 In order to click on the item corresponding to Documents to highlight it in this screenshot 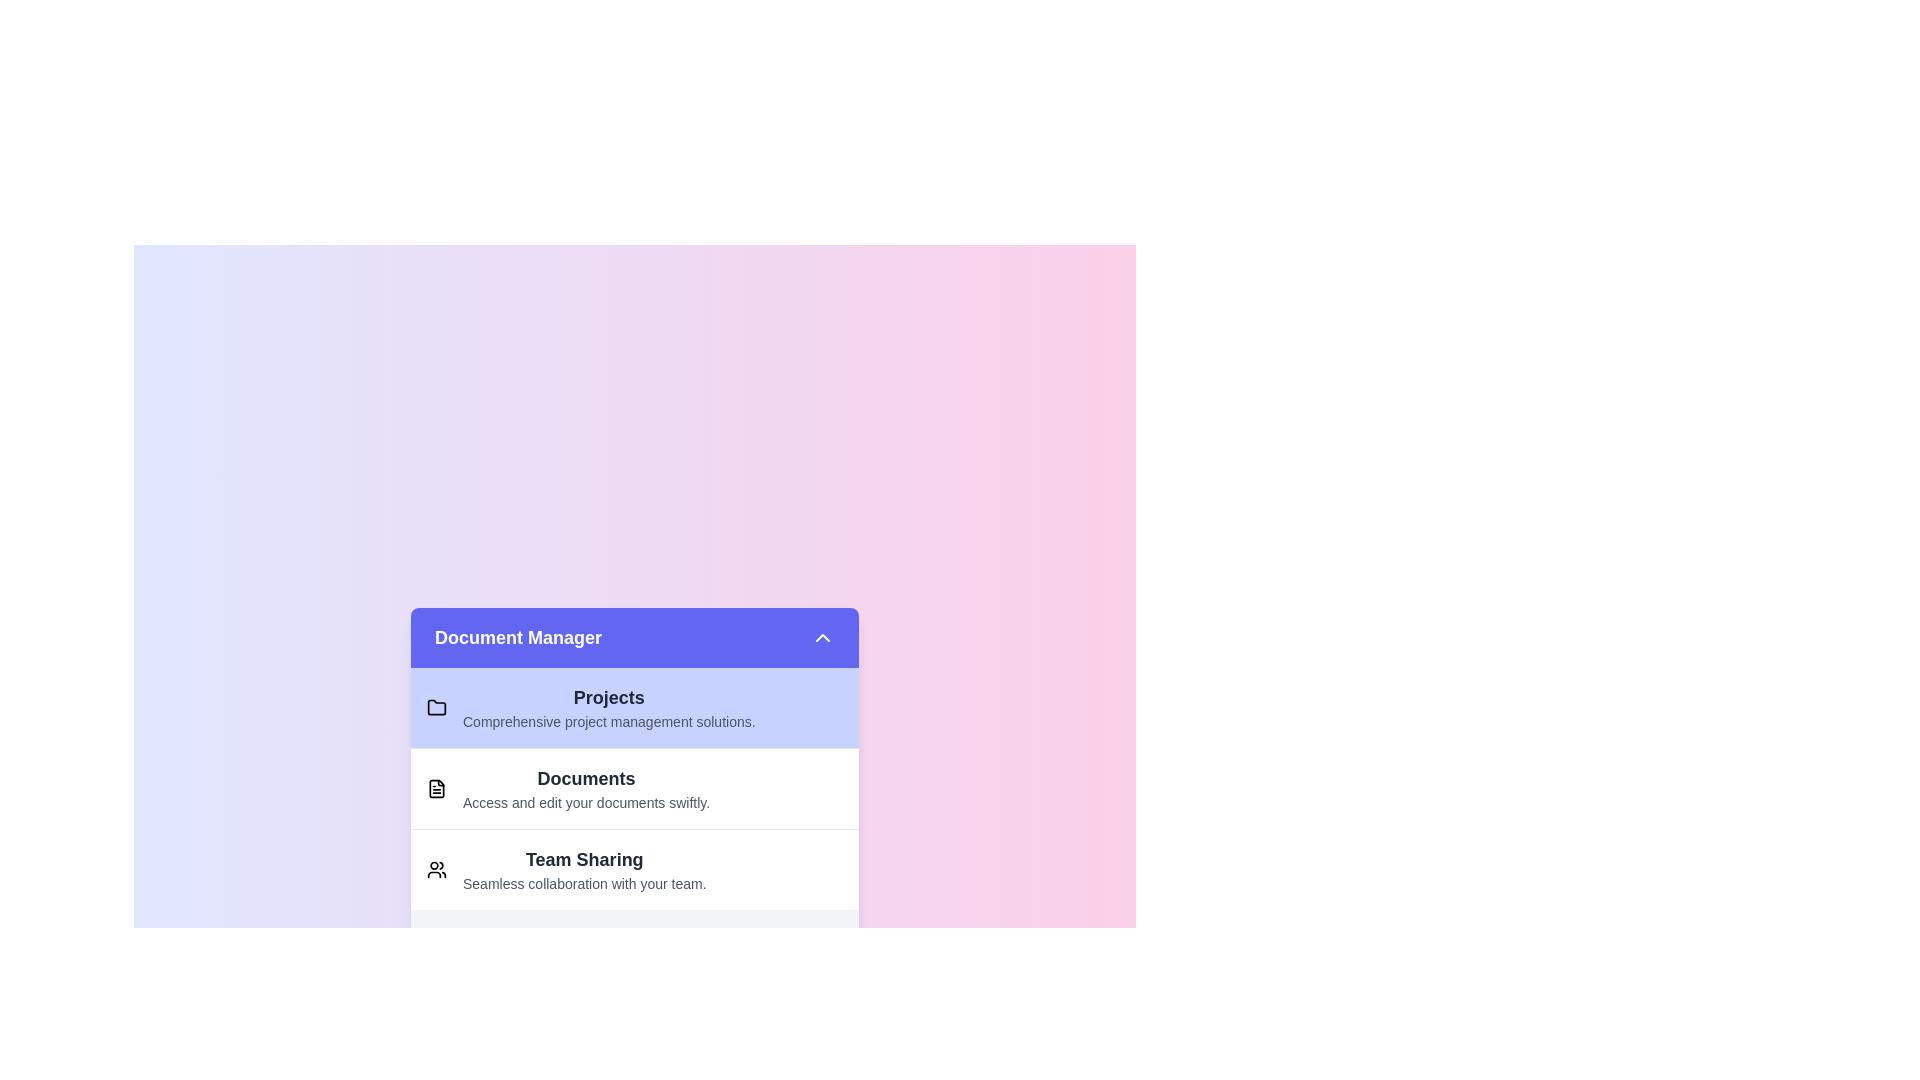, I will do `click(633, 787)`.